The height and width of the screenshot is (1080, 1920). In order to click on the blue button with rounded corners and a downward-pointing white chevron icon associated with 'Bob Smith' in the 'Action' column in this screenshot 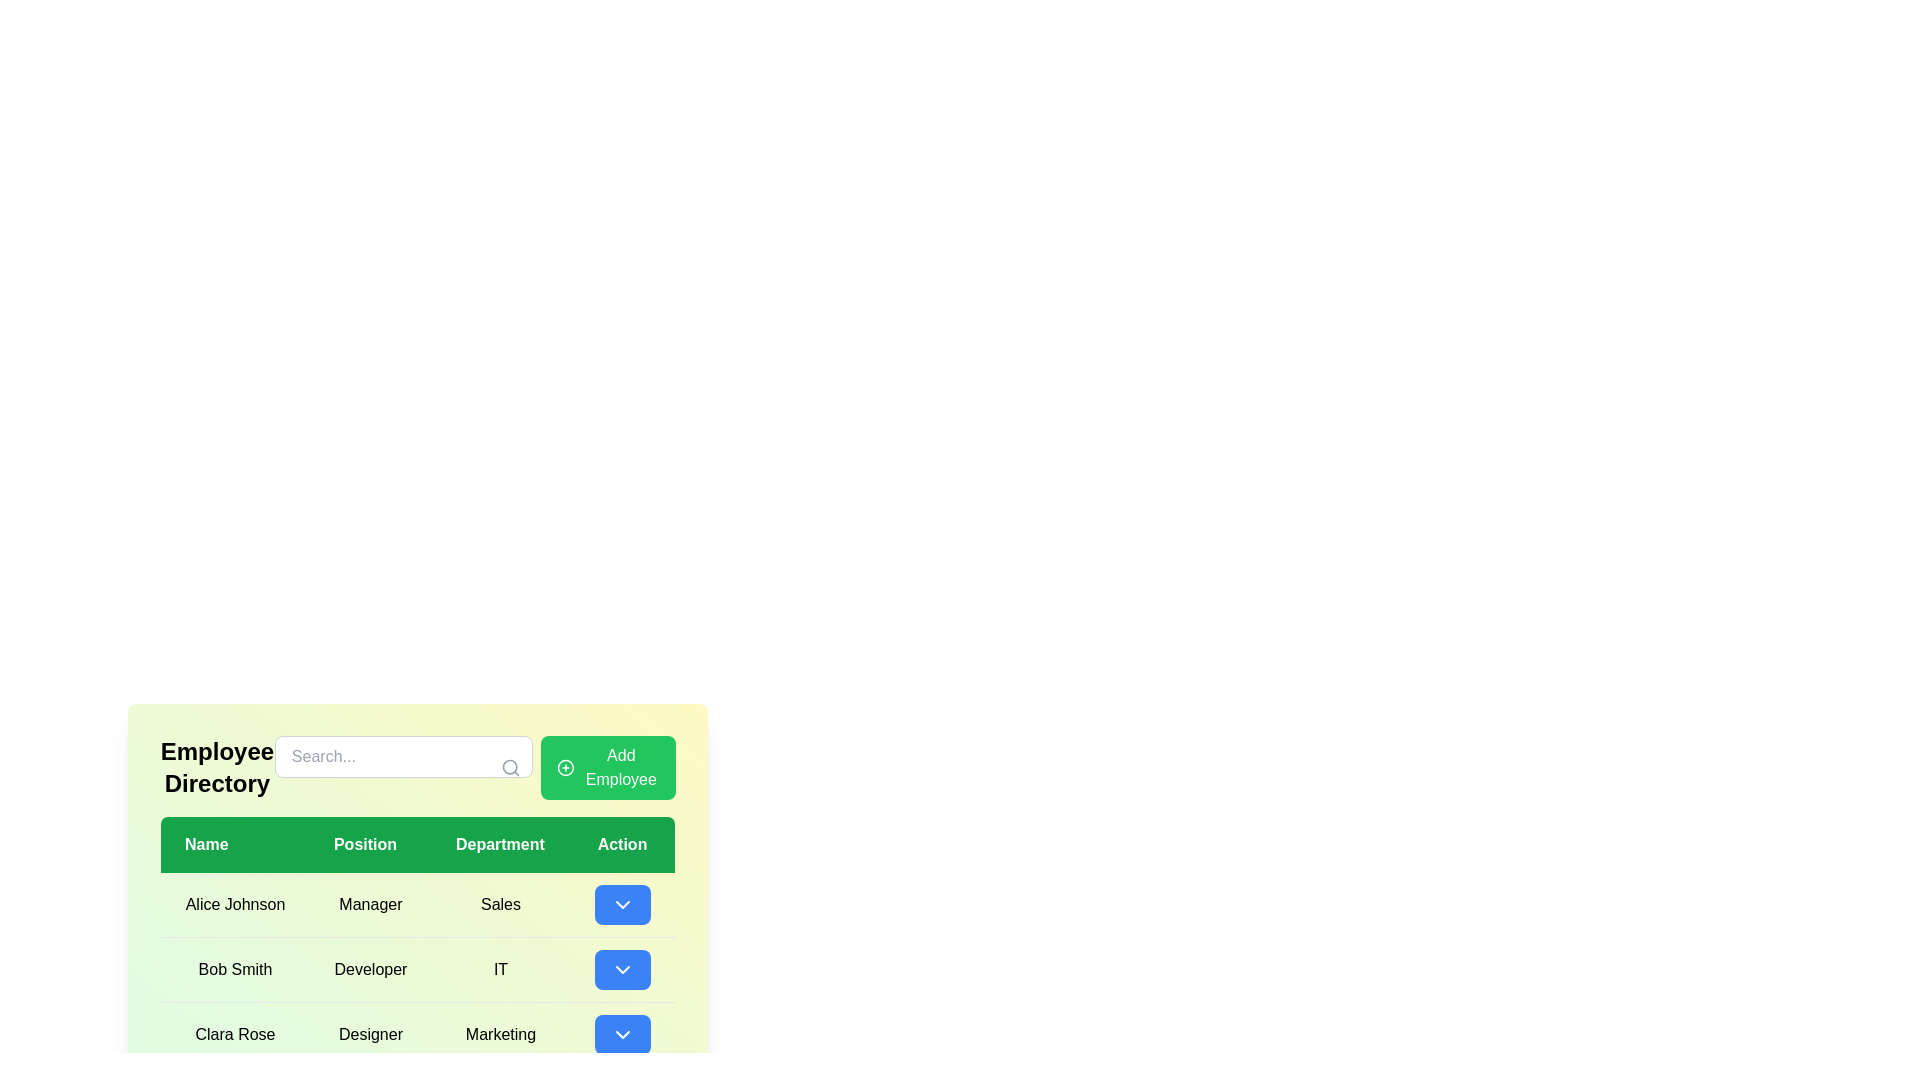, I will do `click(621, 968)`.